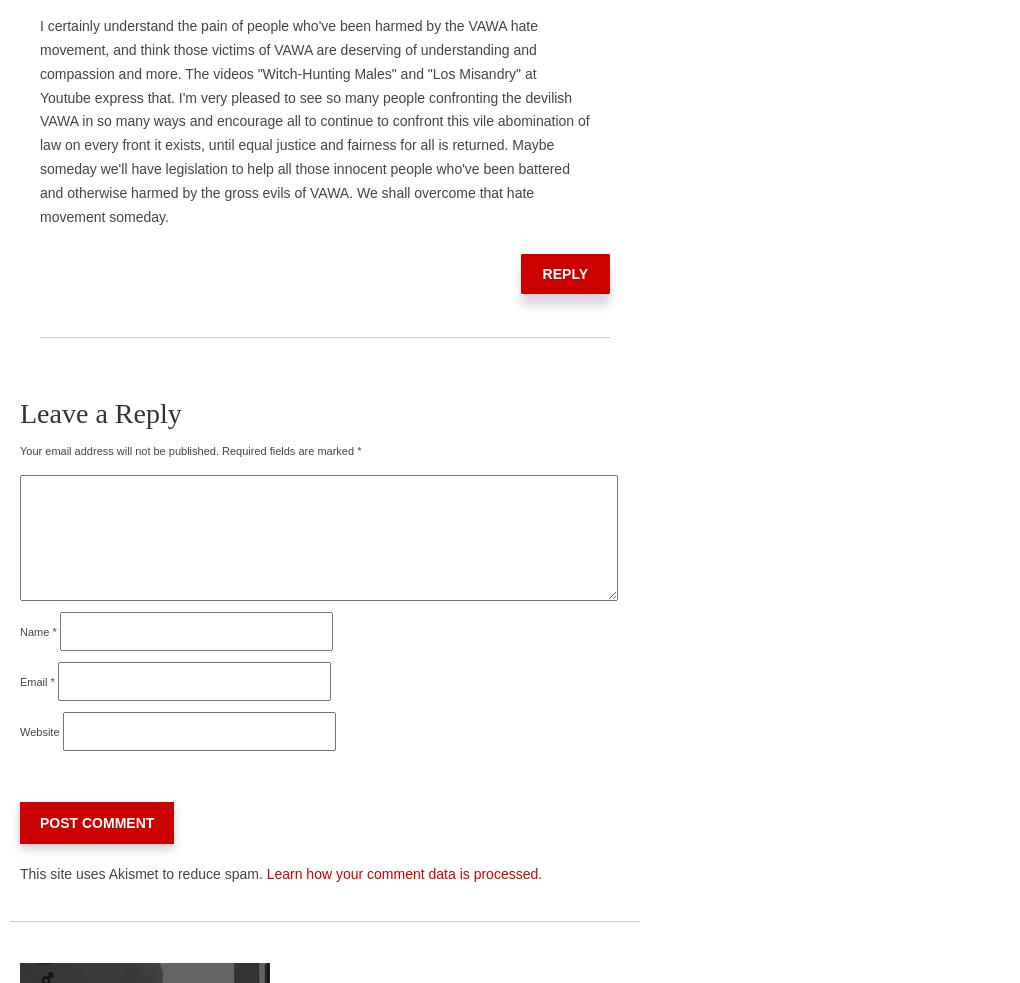 This screenshot has width=1020, height=983. I want to click on 'Website', so click(18, 729).